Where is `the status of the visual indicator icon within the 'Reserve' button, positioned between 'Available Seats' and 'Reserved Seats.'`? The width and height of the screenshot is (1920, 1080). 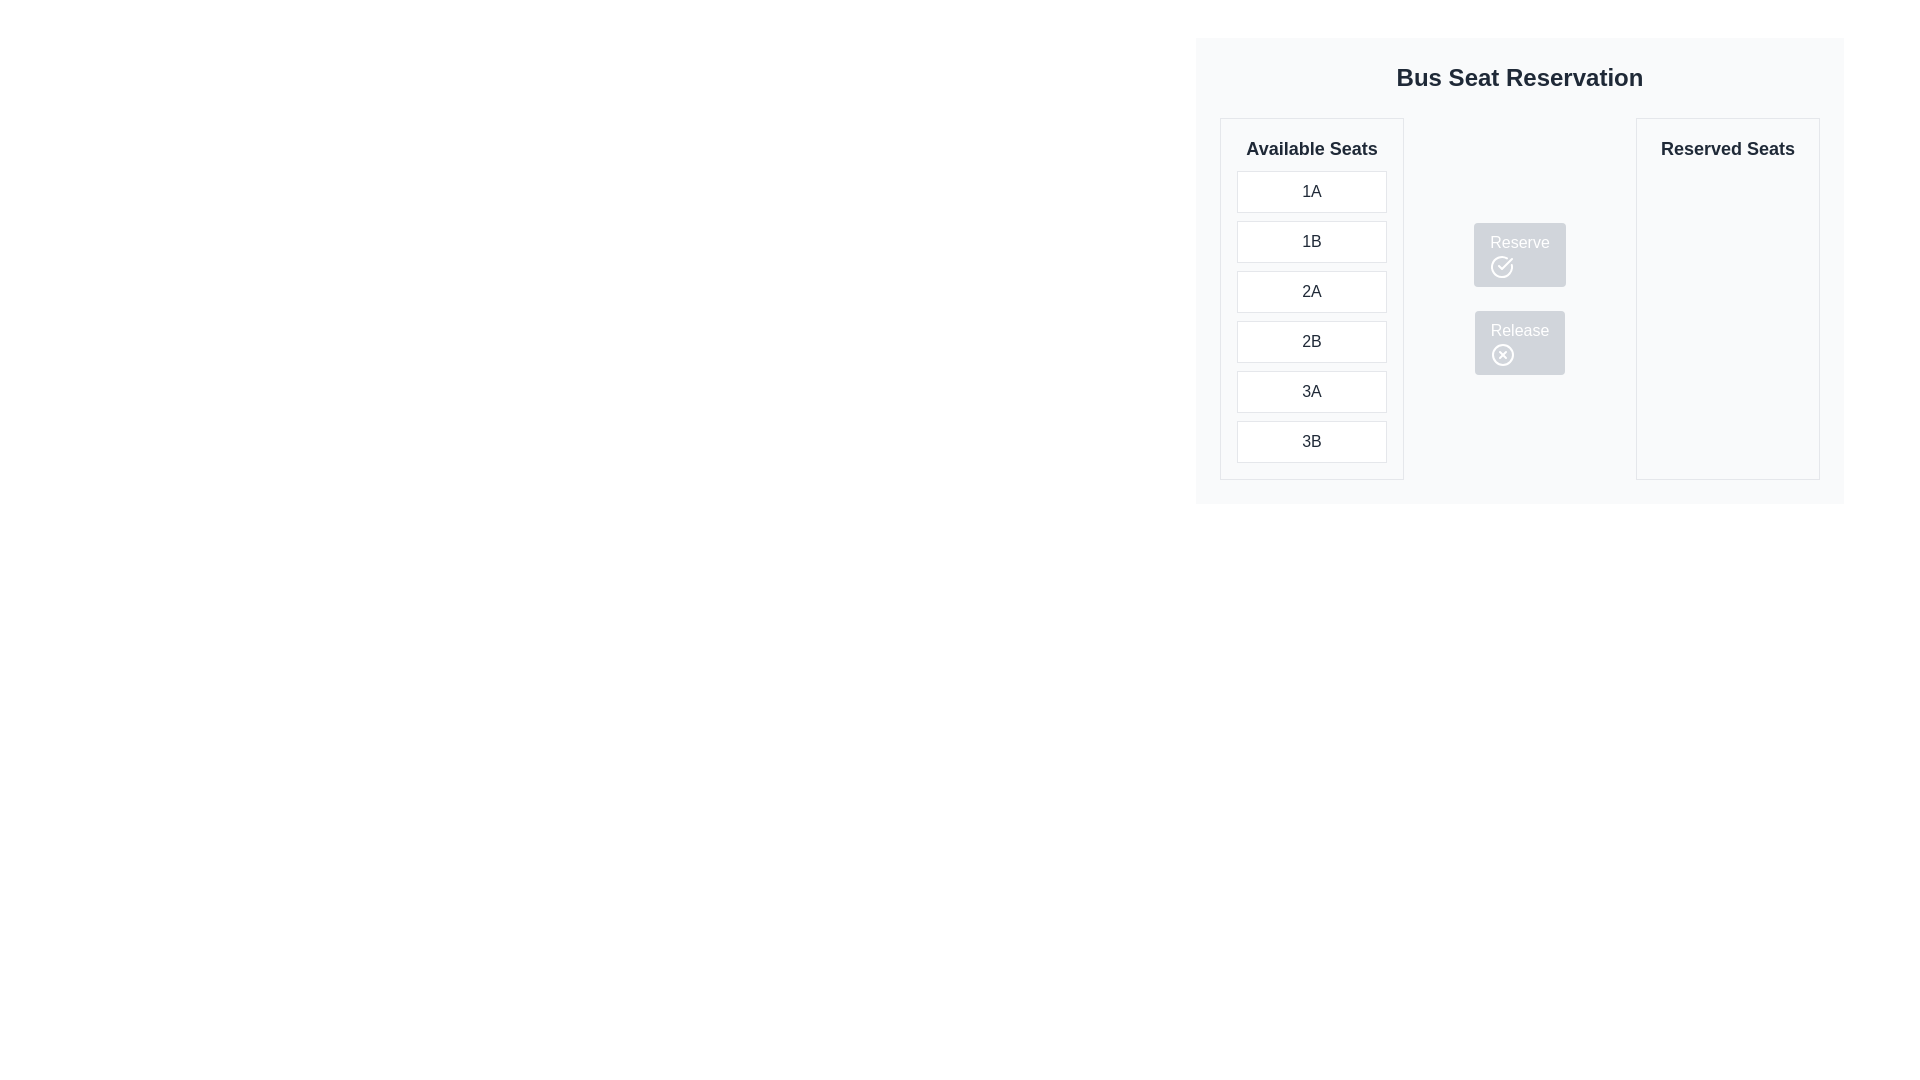 the status of the visual indicator icon within the 'Reserve' button, positioned between 'Available Seats' and 'Reserved Seats.' is located at coordinates (1502, 265).